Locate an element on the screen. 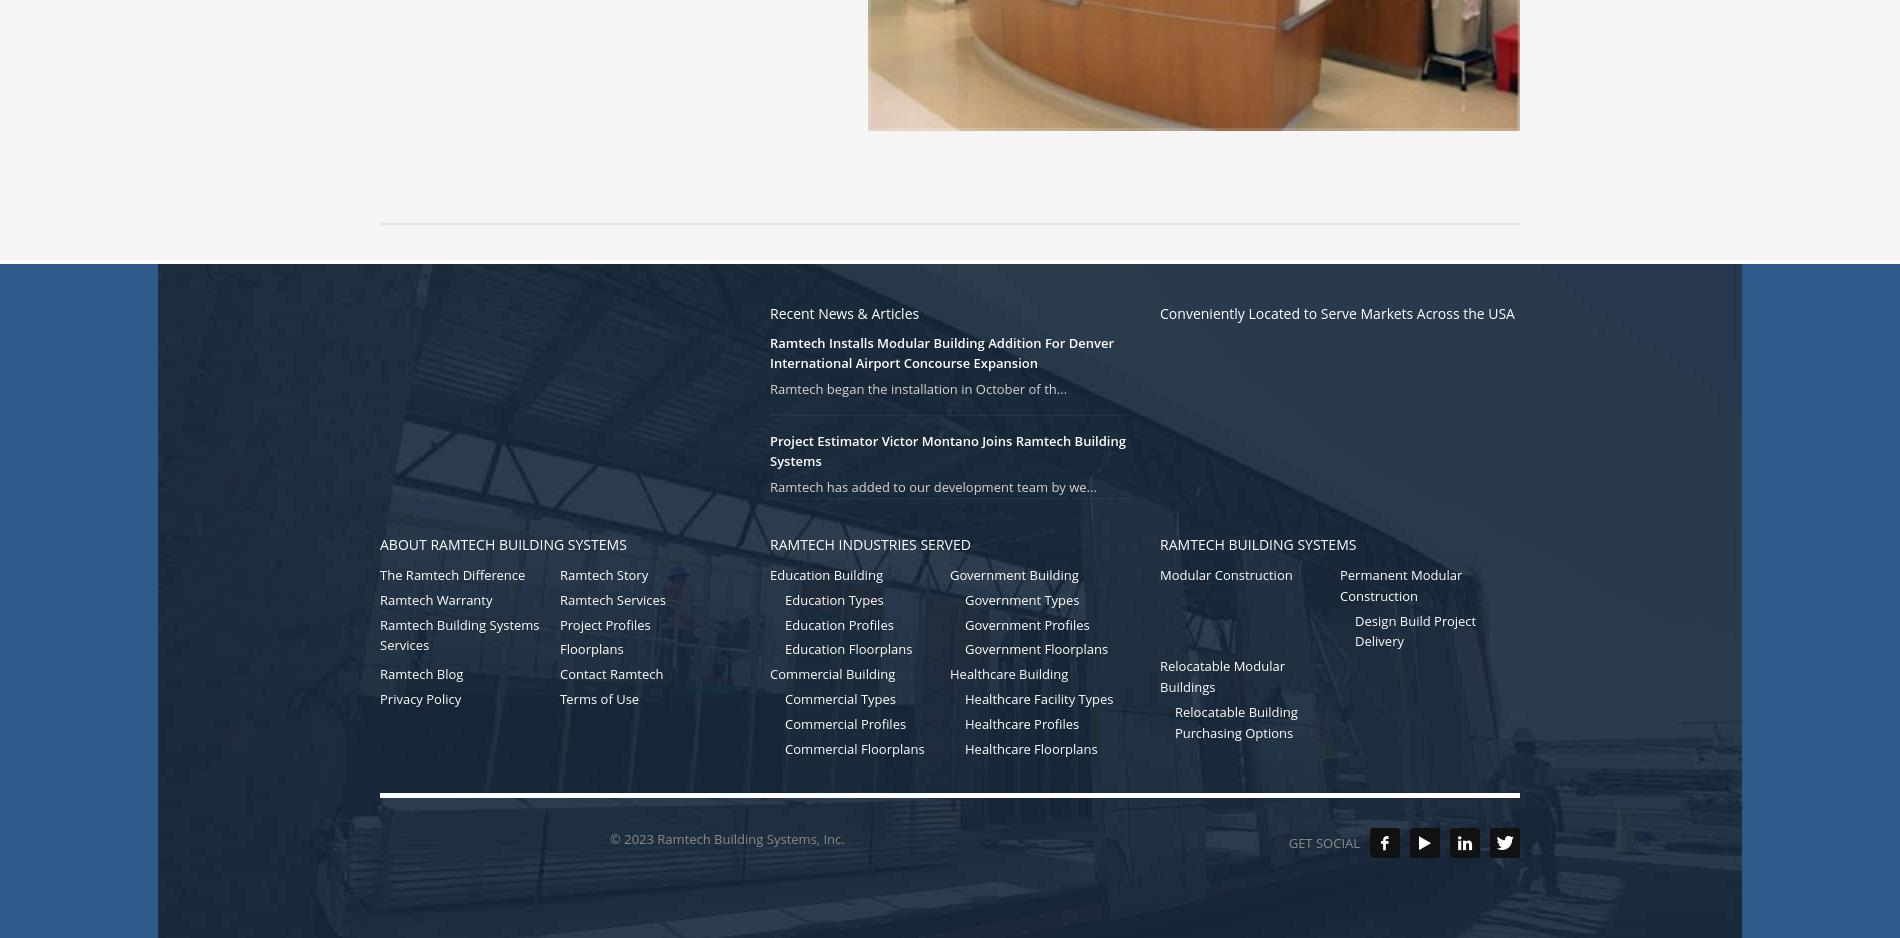 The width and height of the screenshot is (1900, 938). 'Permanent Modular Construction' is located at coordinates (1339, 583).